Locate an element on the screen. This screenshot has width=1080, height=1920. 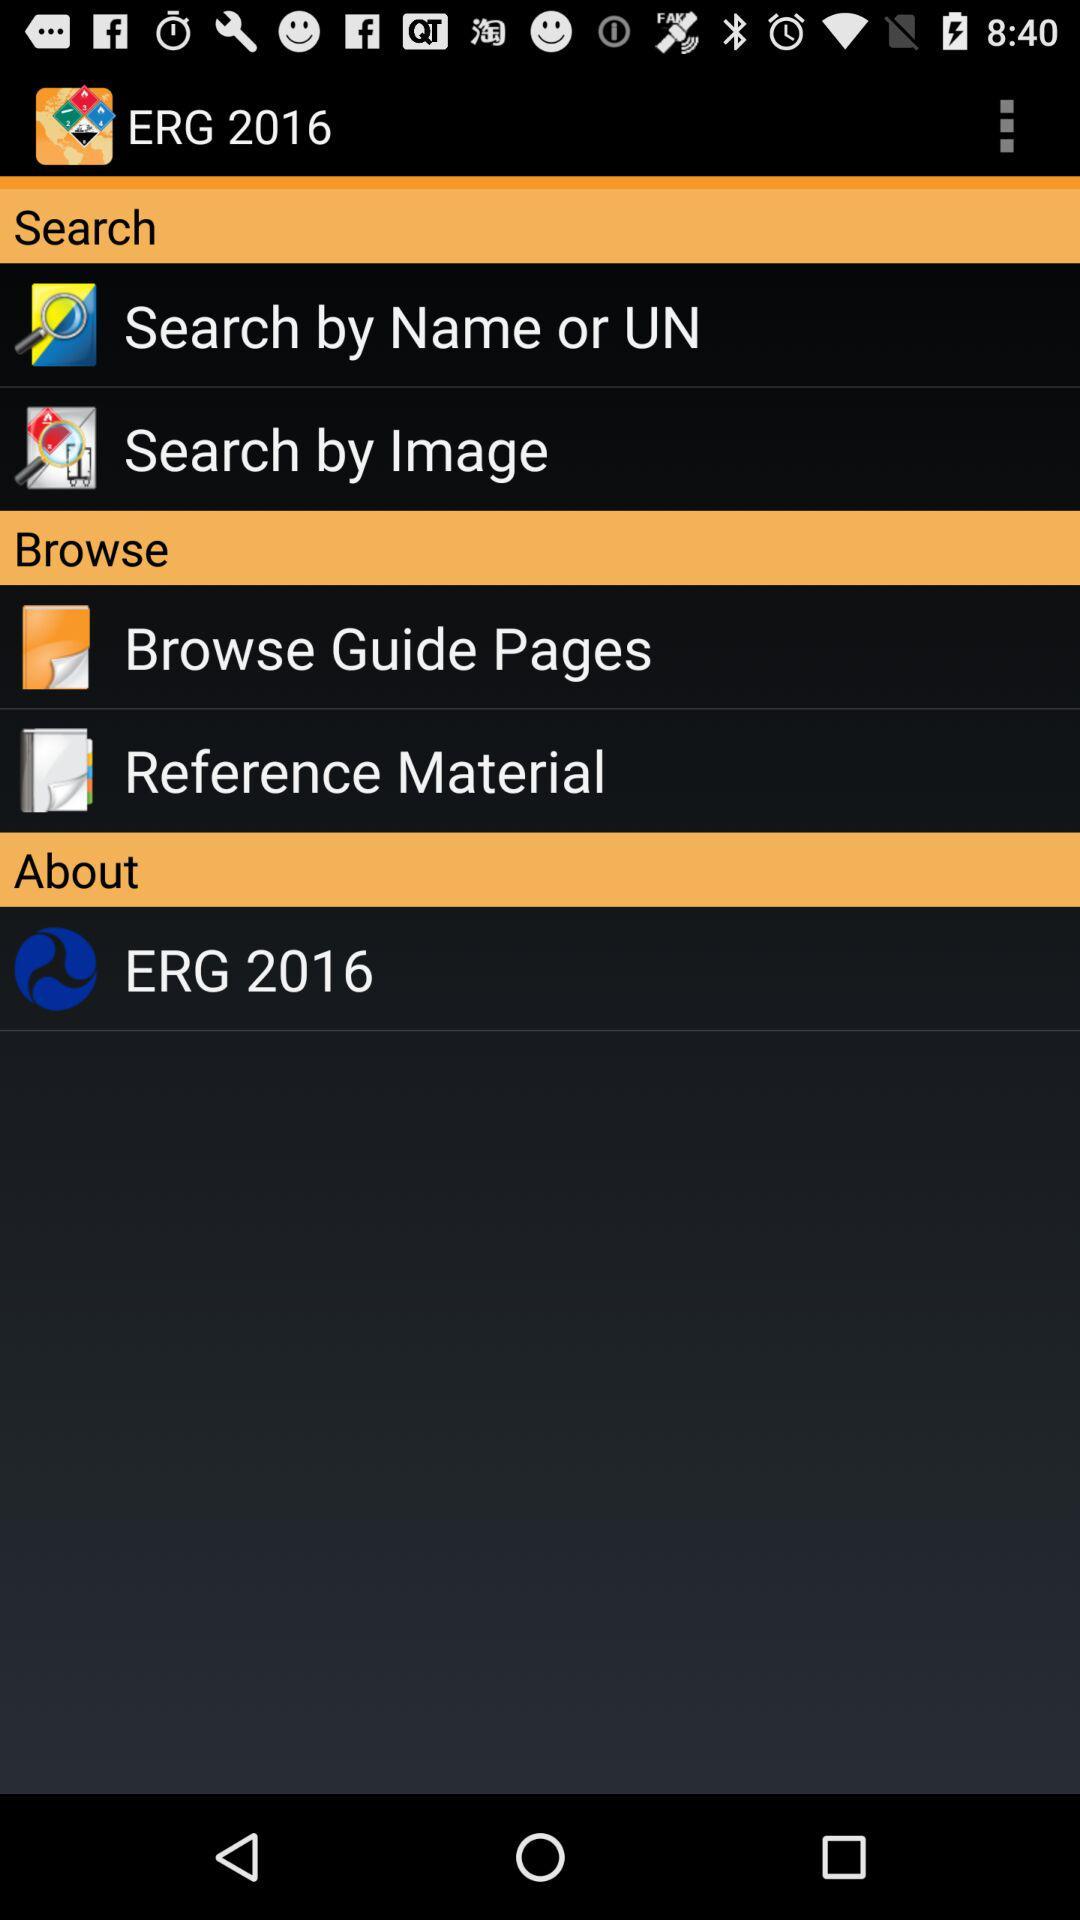
browse guide pages app is located at coordinates (600, 647).